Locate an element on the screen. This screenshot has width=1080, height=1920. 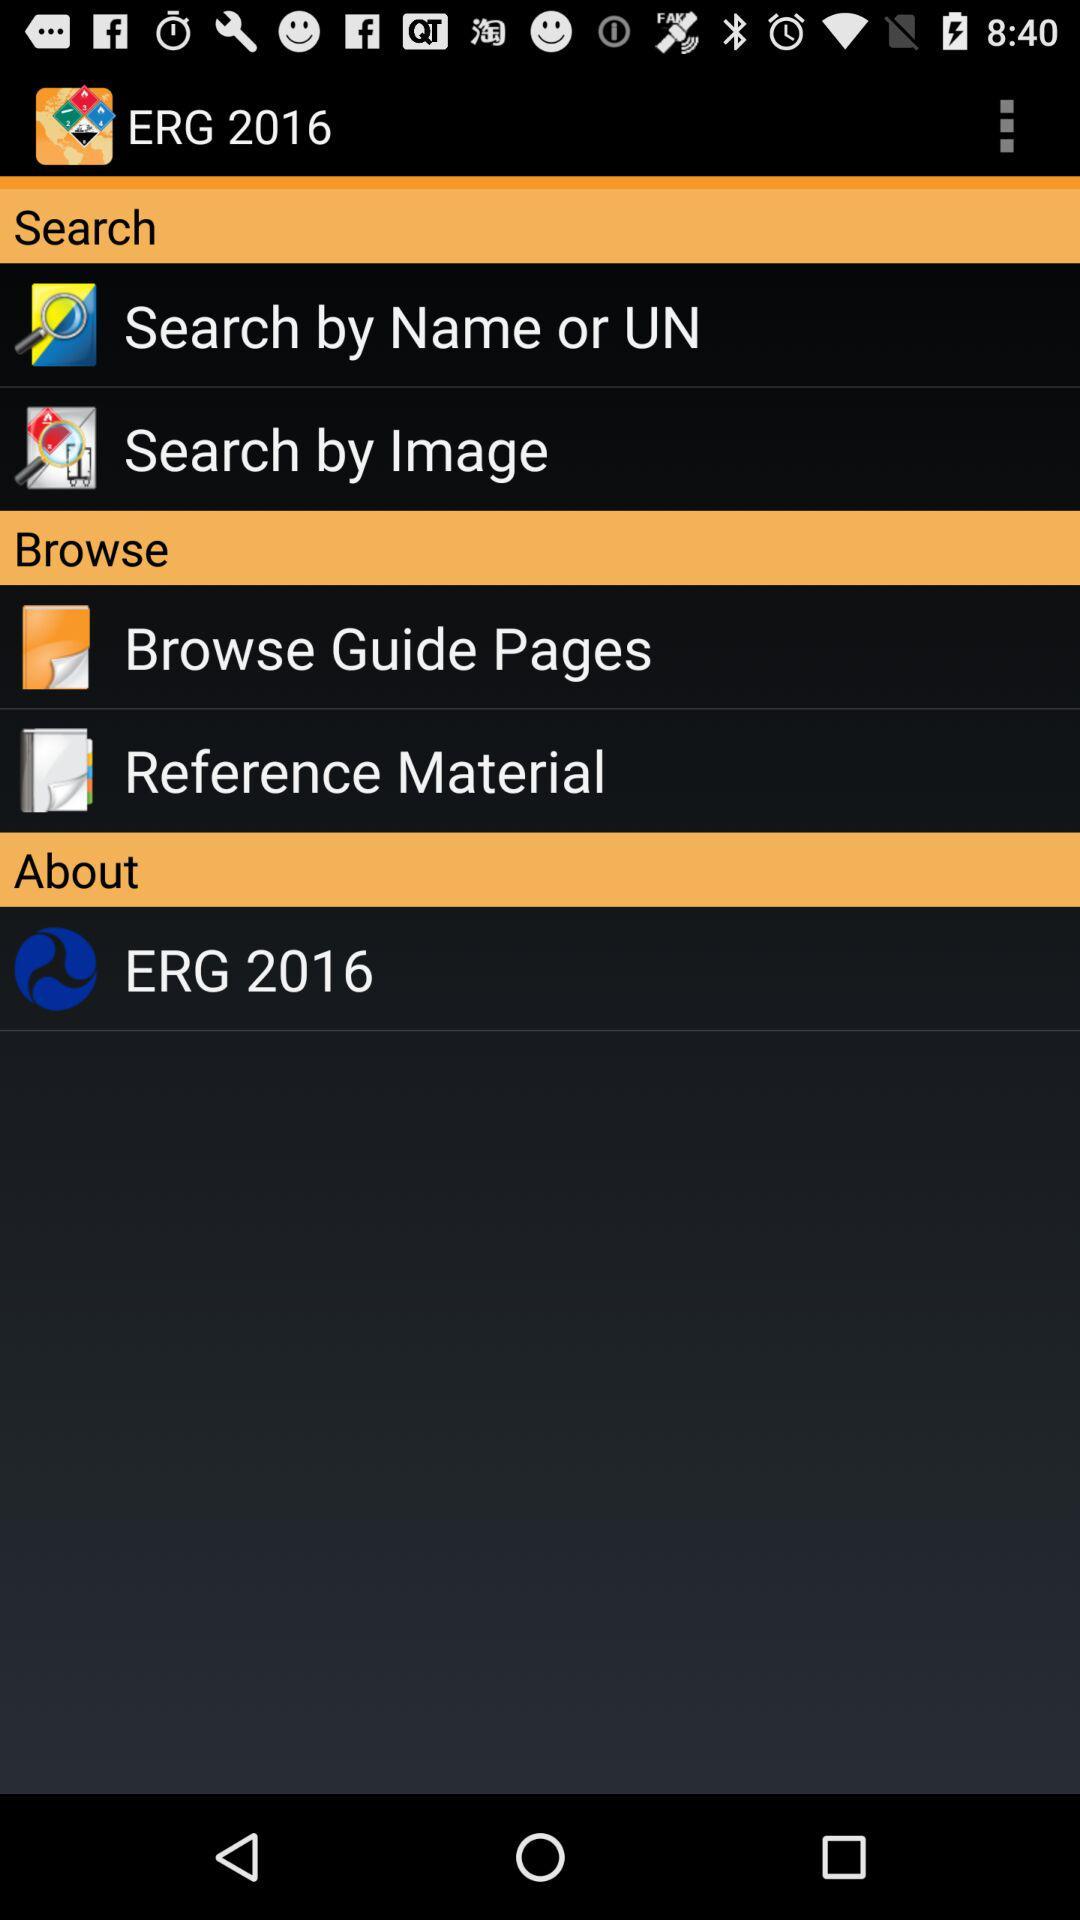
browse guide pages app is located at coordinates (600, 647).